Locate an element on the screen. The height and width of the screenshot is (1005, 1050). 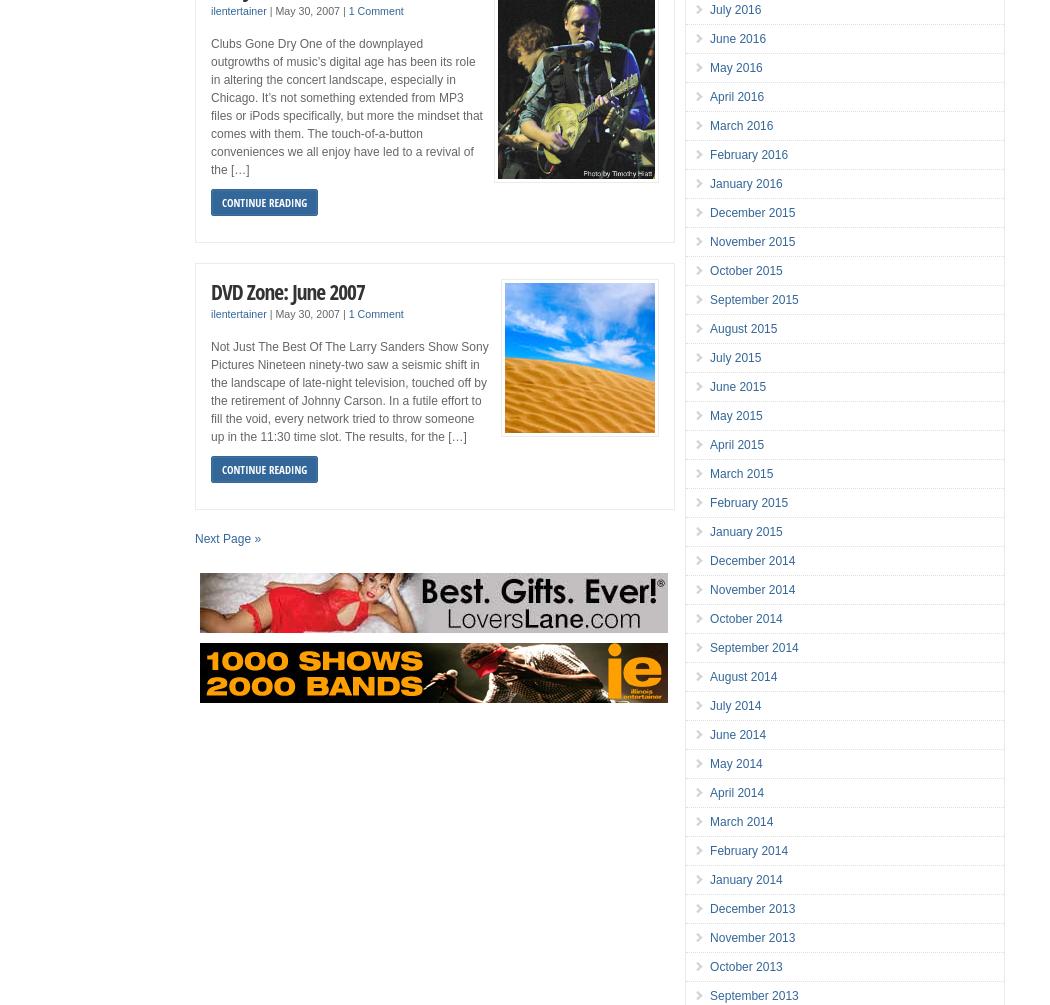
'June 2015' is located at coordinates (737, 387).